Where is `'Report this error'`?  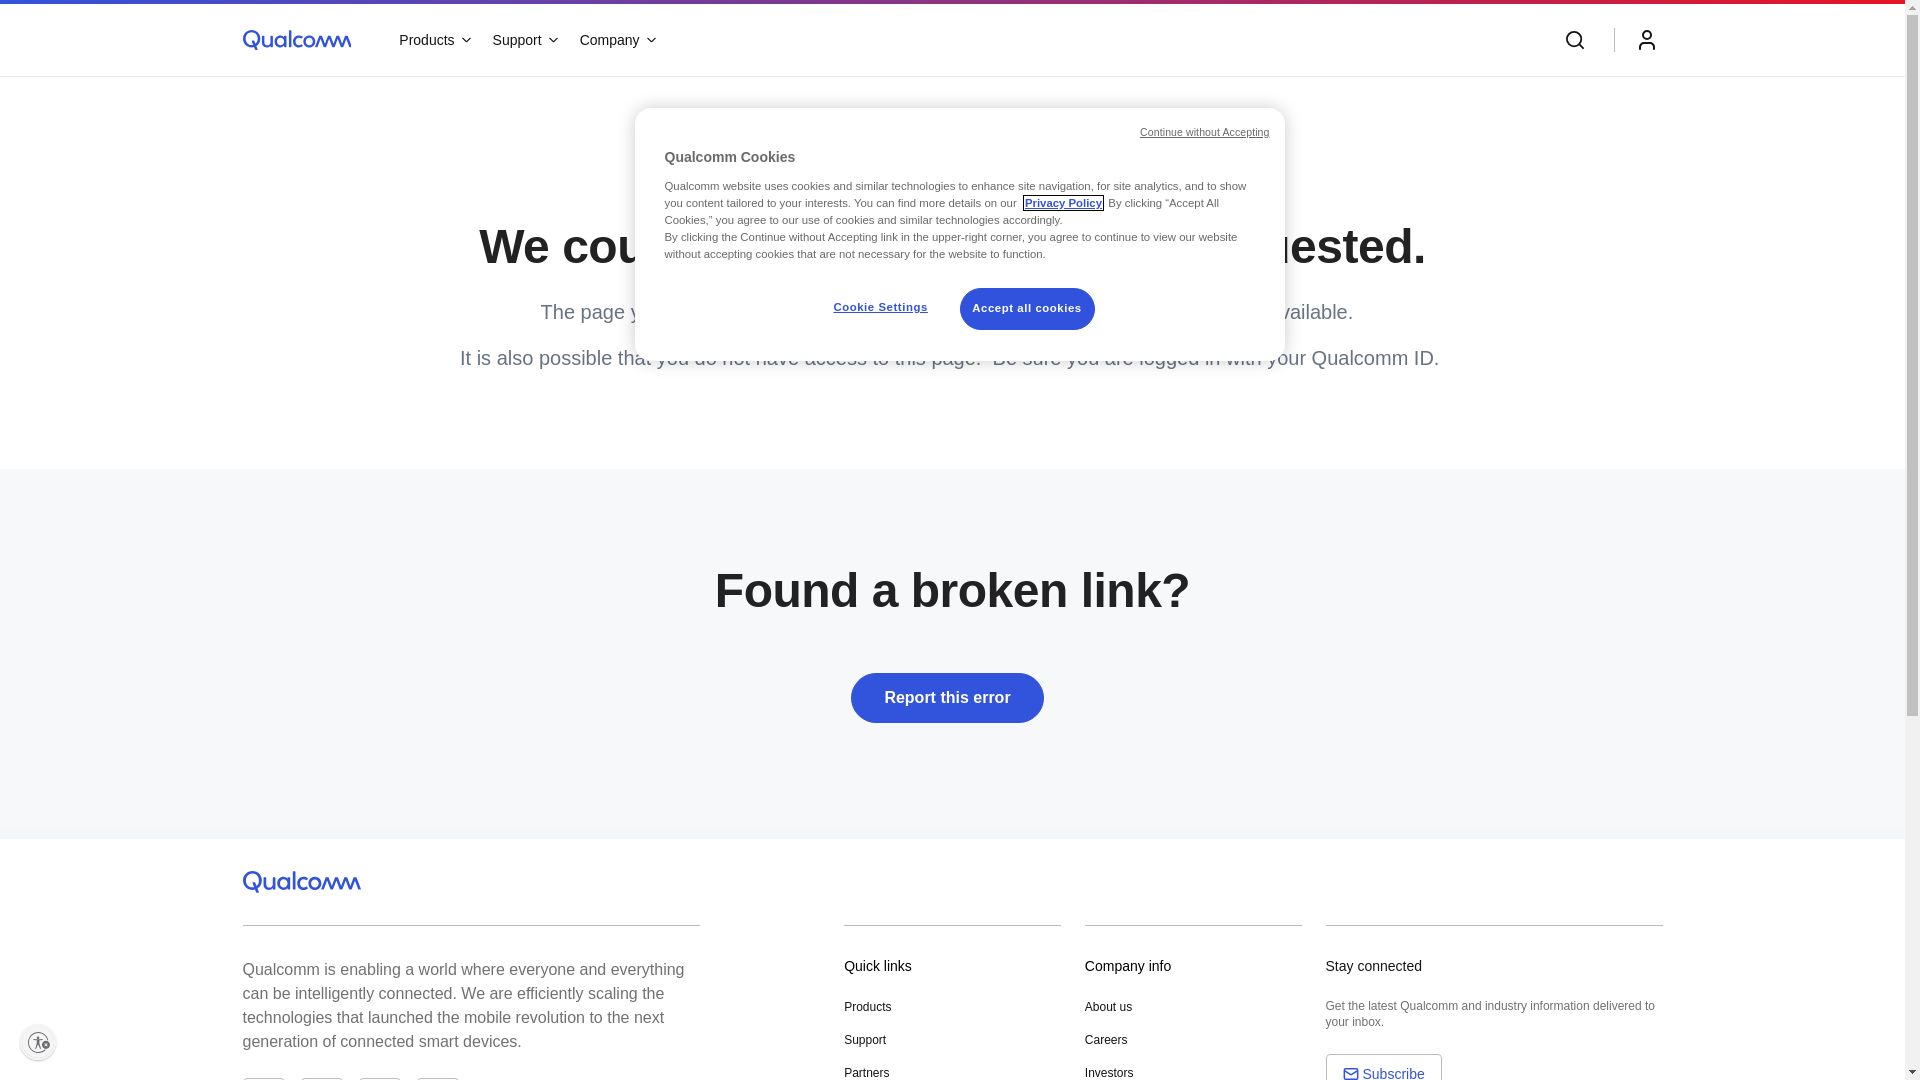
'Report this error' is located at coordinates (950, 701).